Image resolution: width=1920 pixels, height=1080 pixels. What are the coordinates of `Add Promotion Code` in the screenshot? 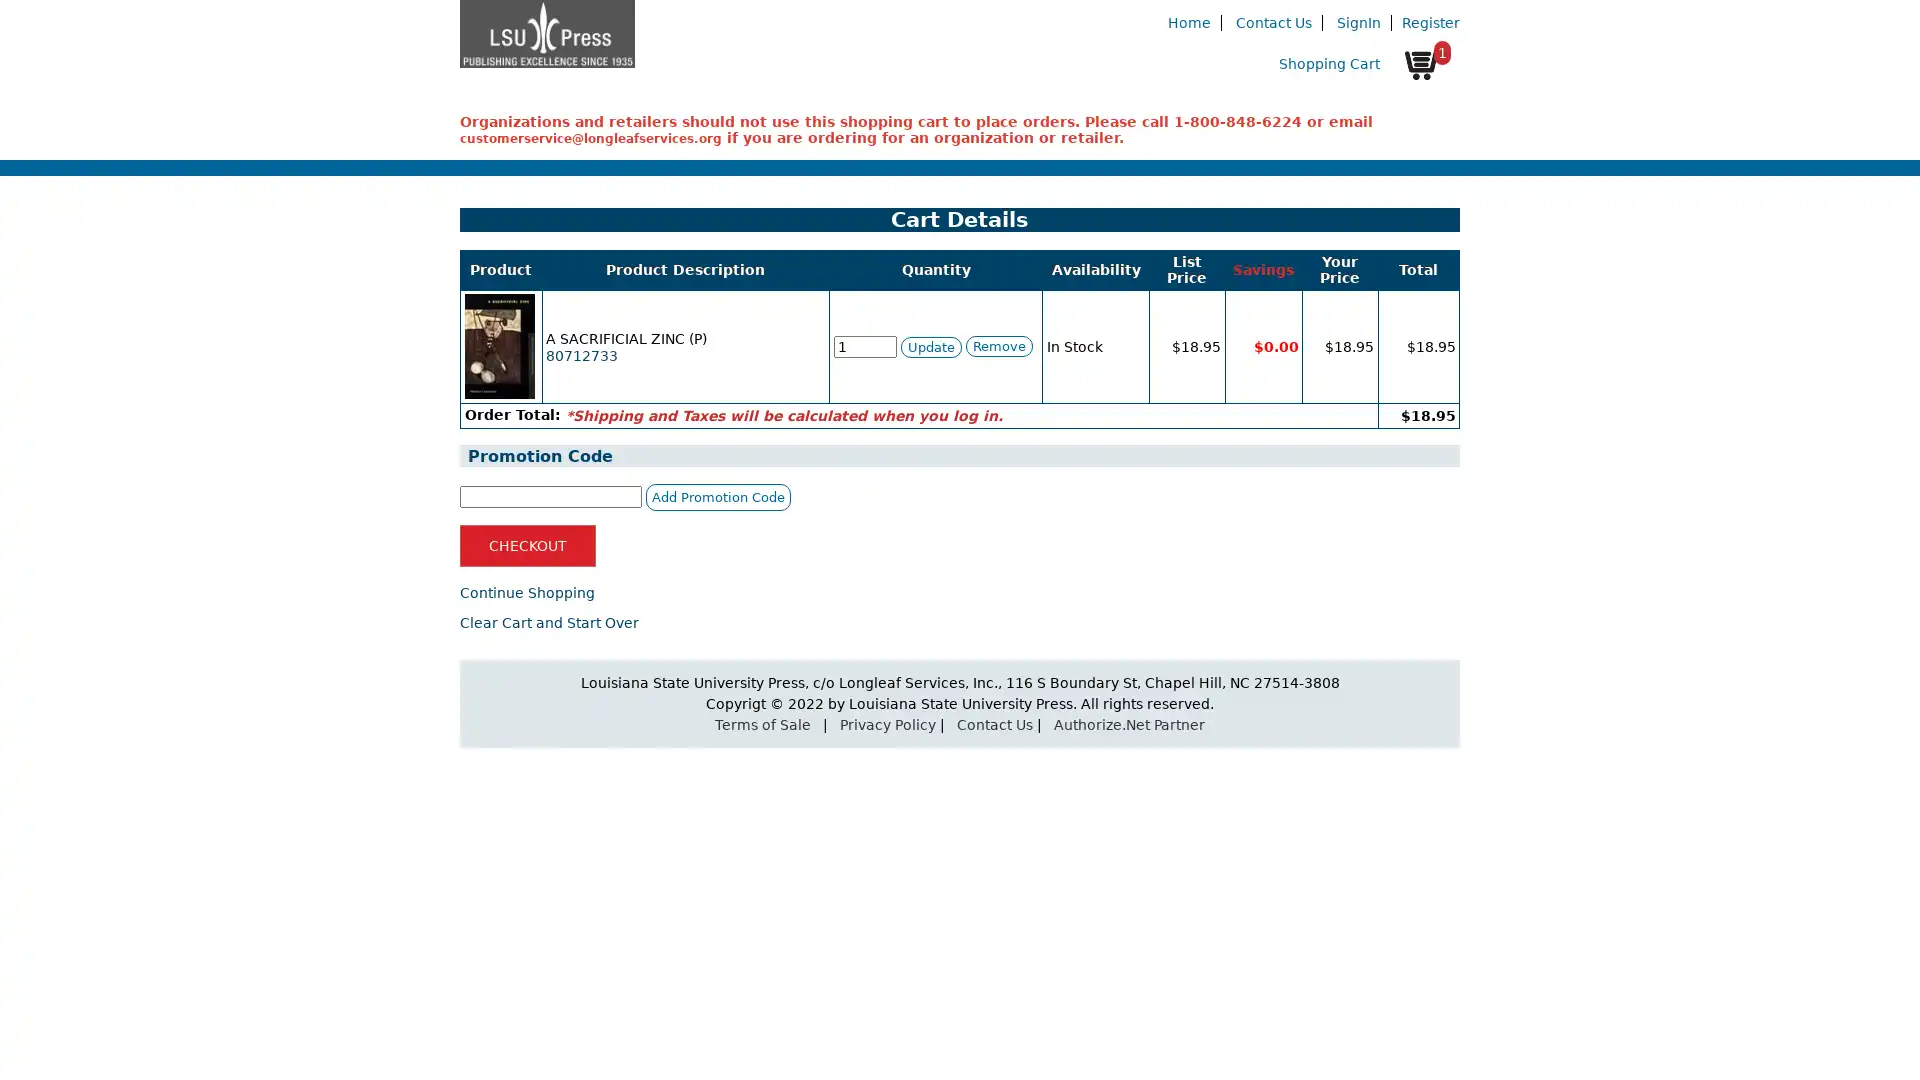 It's located at (718, 495).